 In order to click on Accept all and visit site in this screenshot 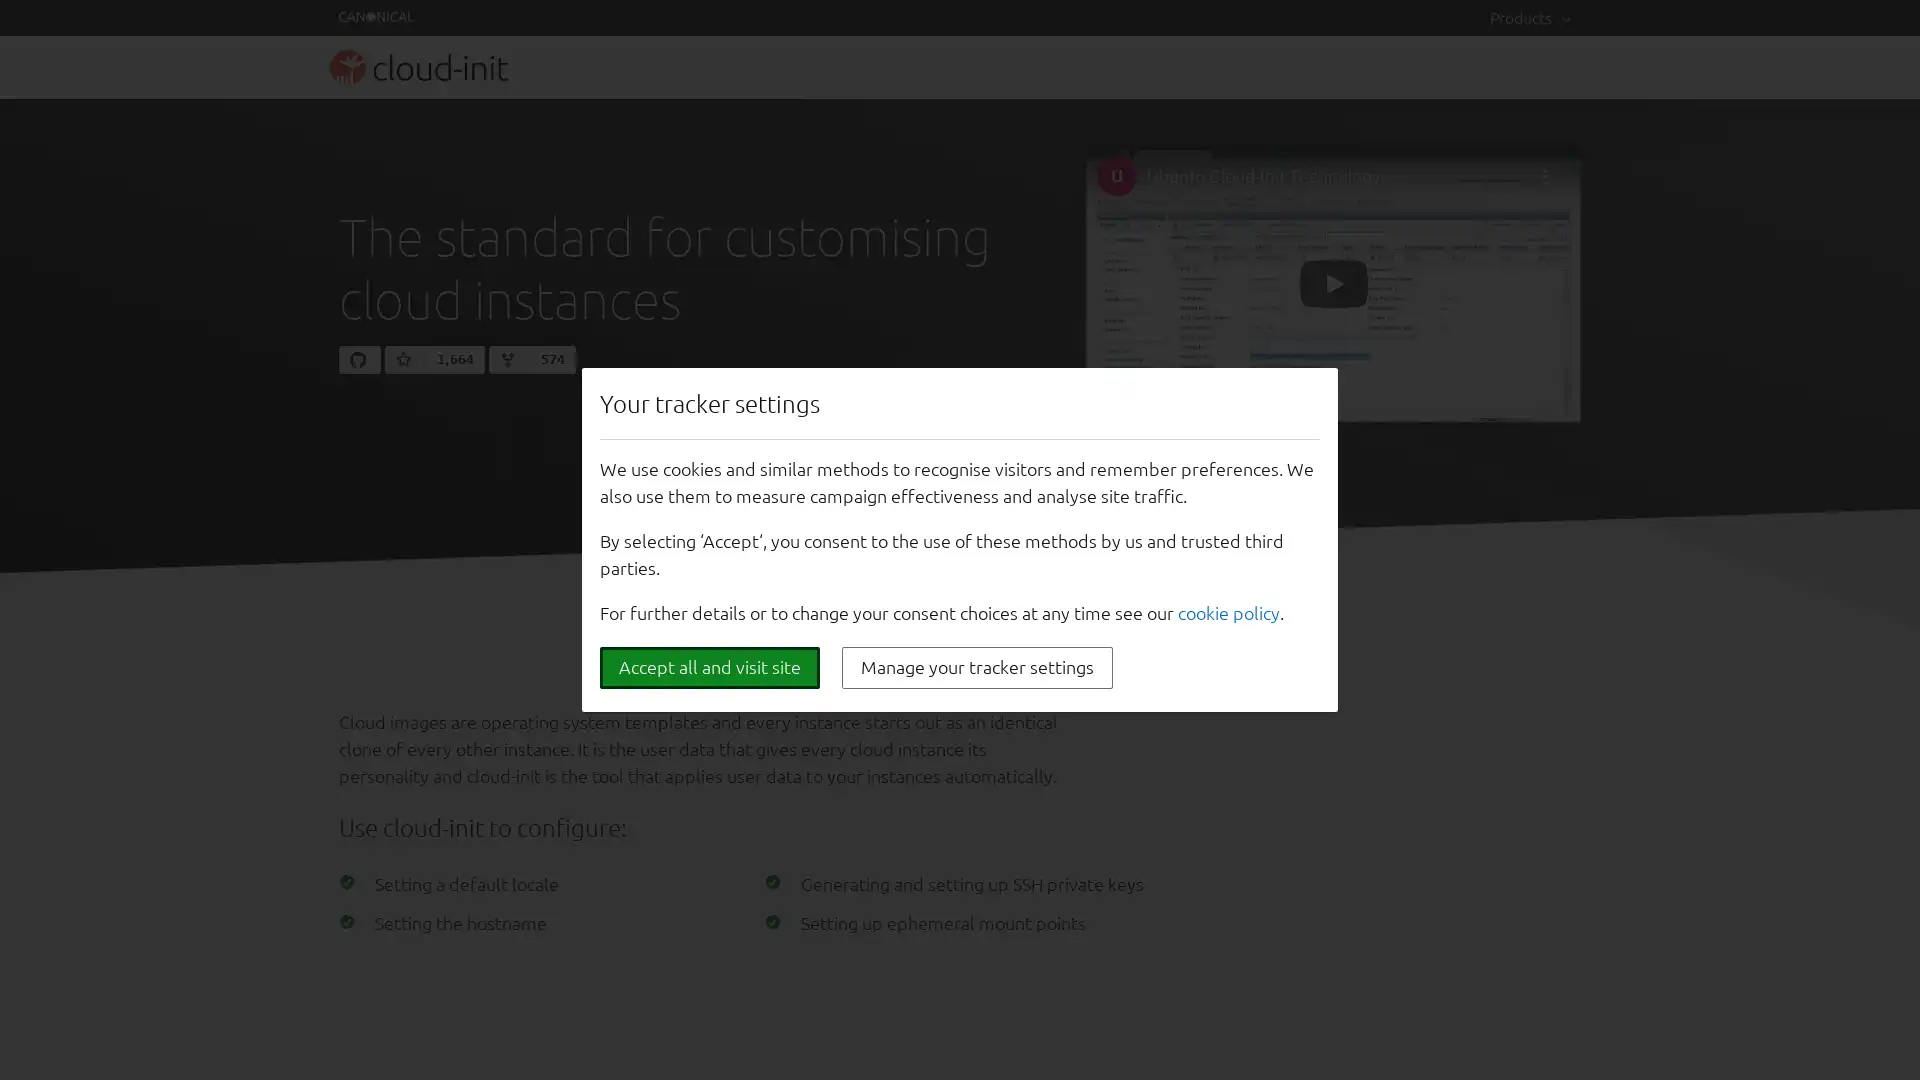, I will do `click(710, 667)`.